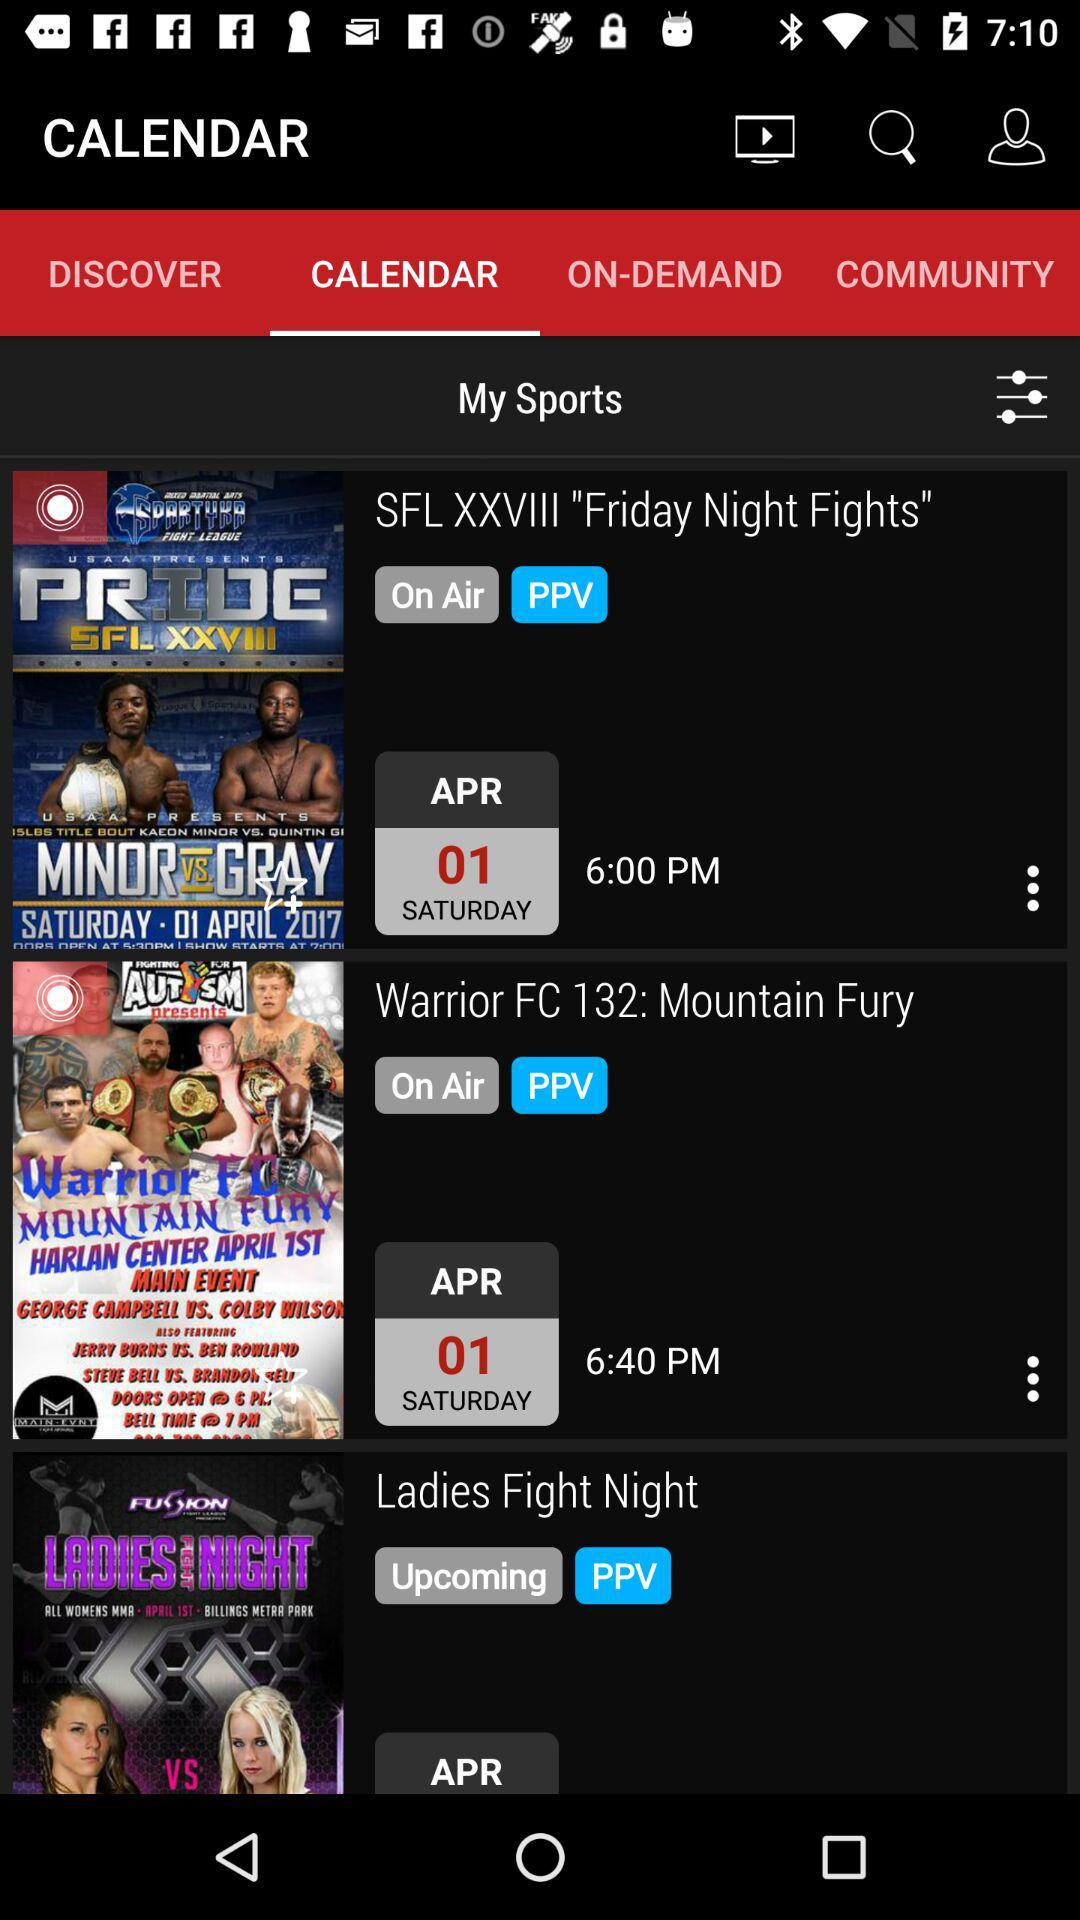 This screenshot has width=1080, height=1920. Describe the element at coordinates (713, 1493) in the screenshot. I see `icon below saturday` at that location.